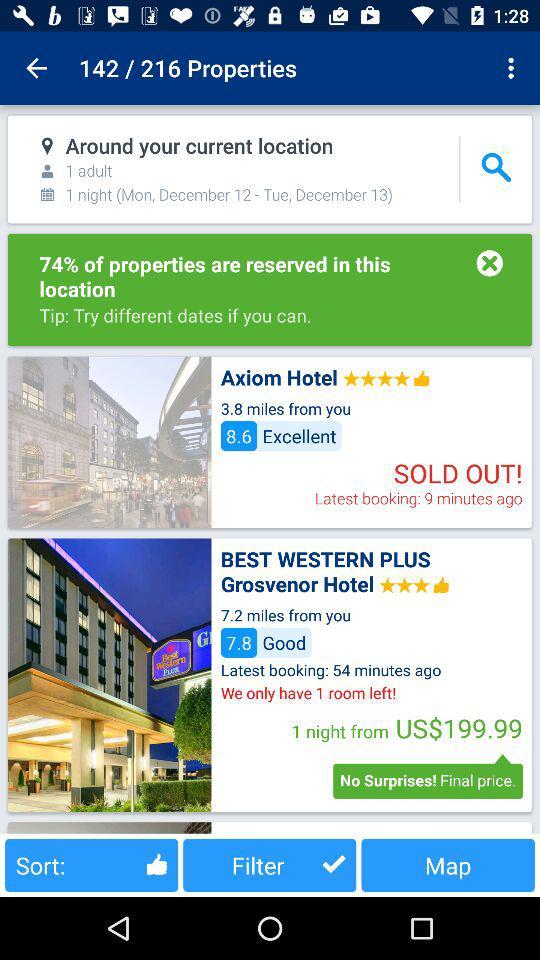 This screenshot has height=960, width=540. Describe the element at coordinates (269, 864) in the screenshot. I see `the item next to sort:` at that location.